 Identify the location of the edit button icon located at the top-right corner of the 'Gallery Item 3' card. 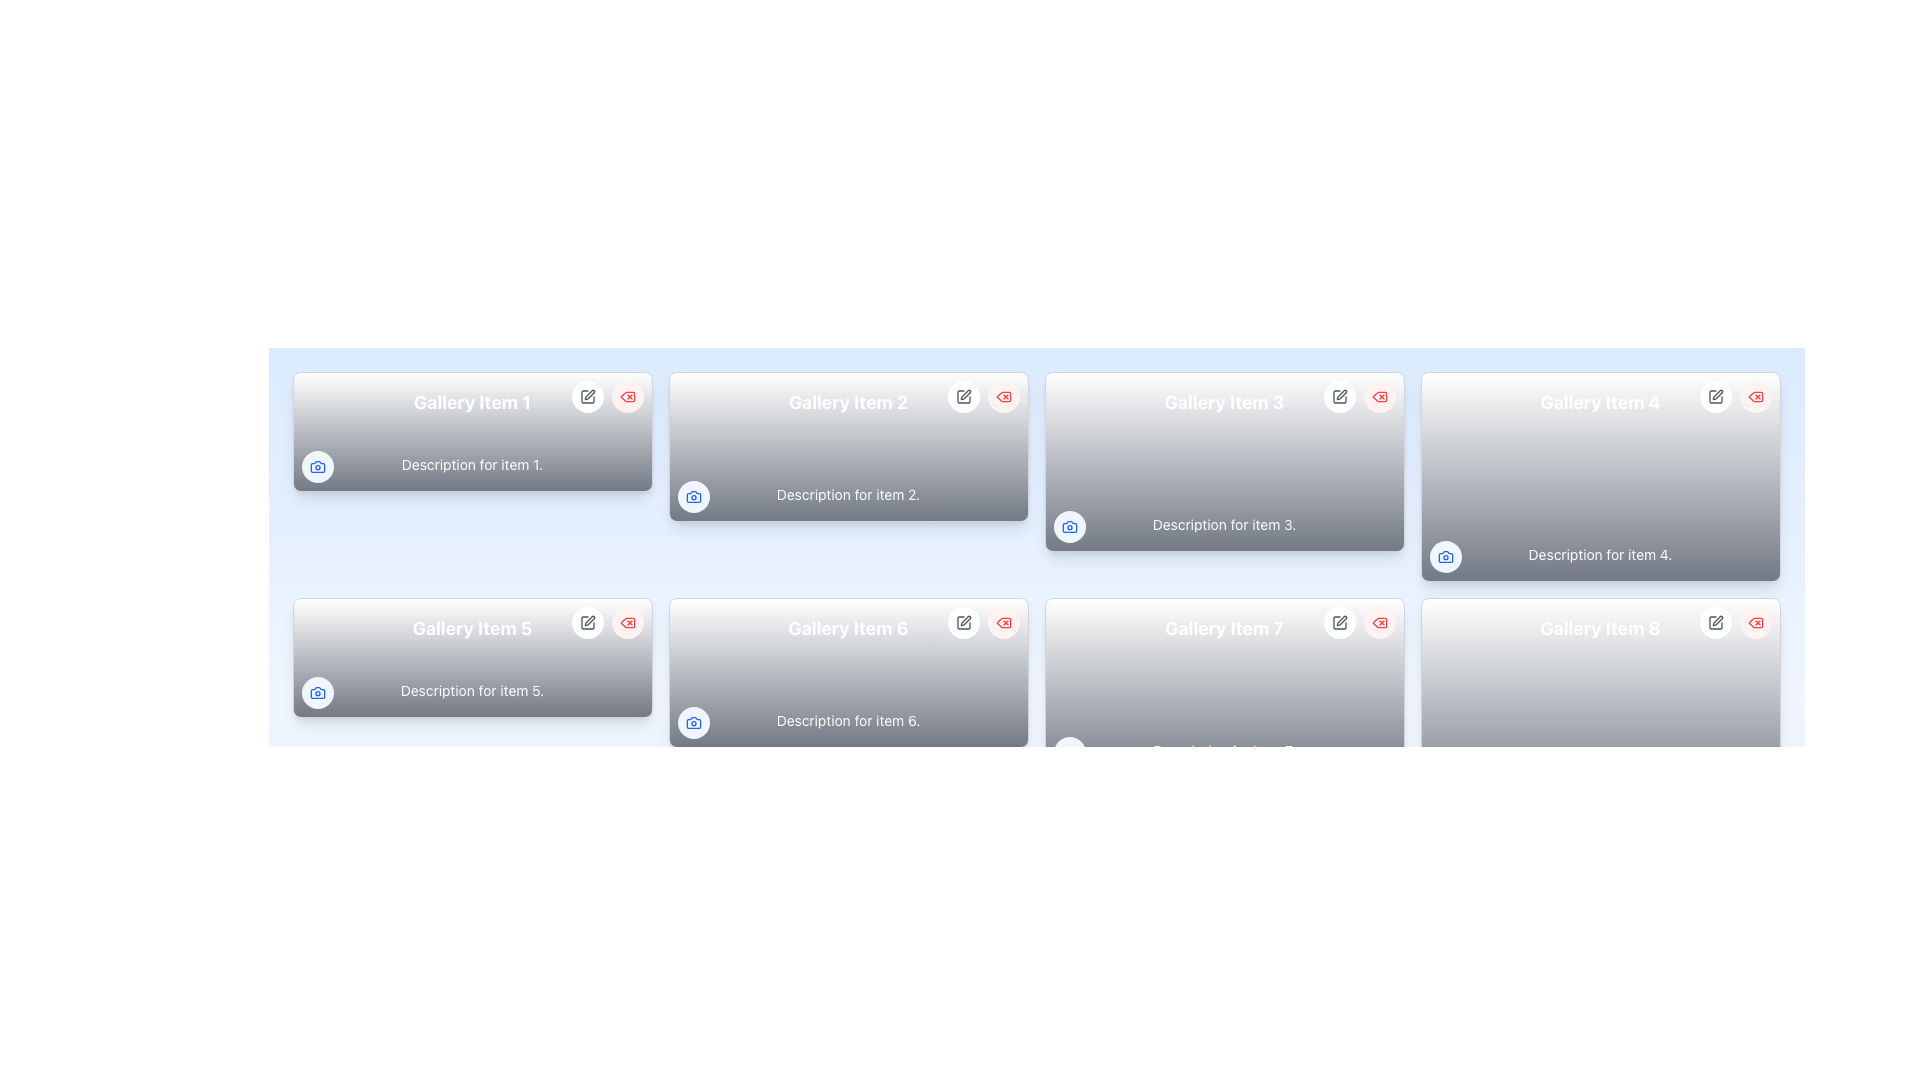
(1339, 397).